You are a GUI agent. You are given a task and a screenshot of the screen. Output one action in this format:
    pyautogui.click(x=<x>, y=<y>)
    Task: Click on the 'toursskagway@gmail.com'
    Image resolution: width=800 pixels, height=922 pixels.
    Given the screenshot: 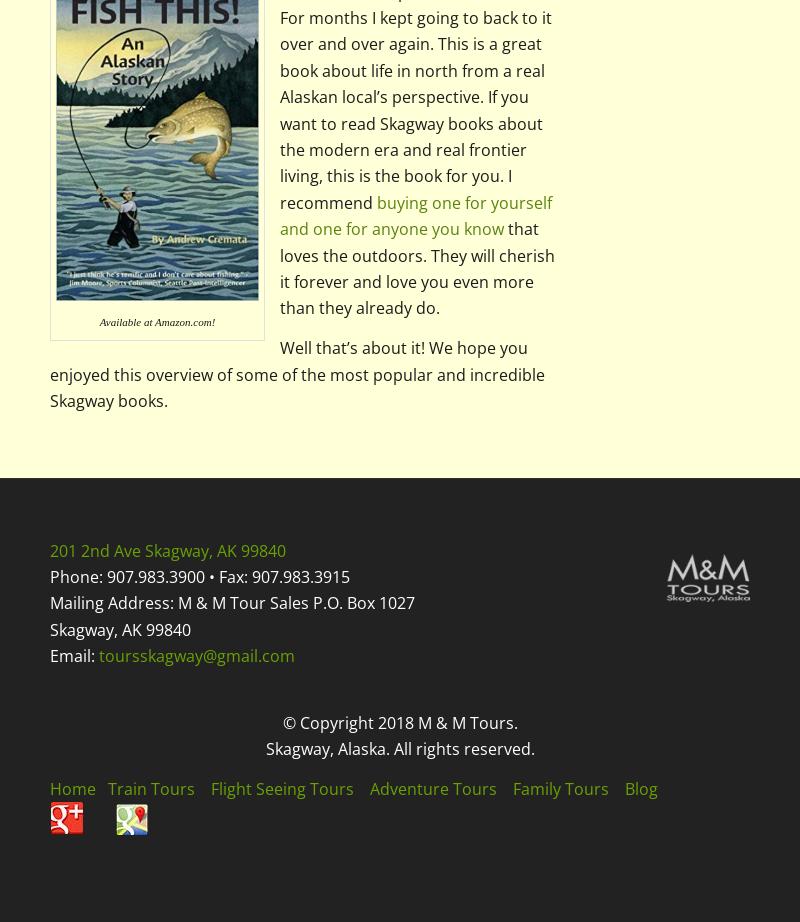 What is the action you would take?
    pyautogui.click(x=98, y=656)
    